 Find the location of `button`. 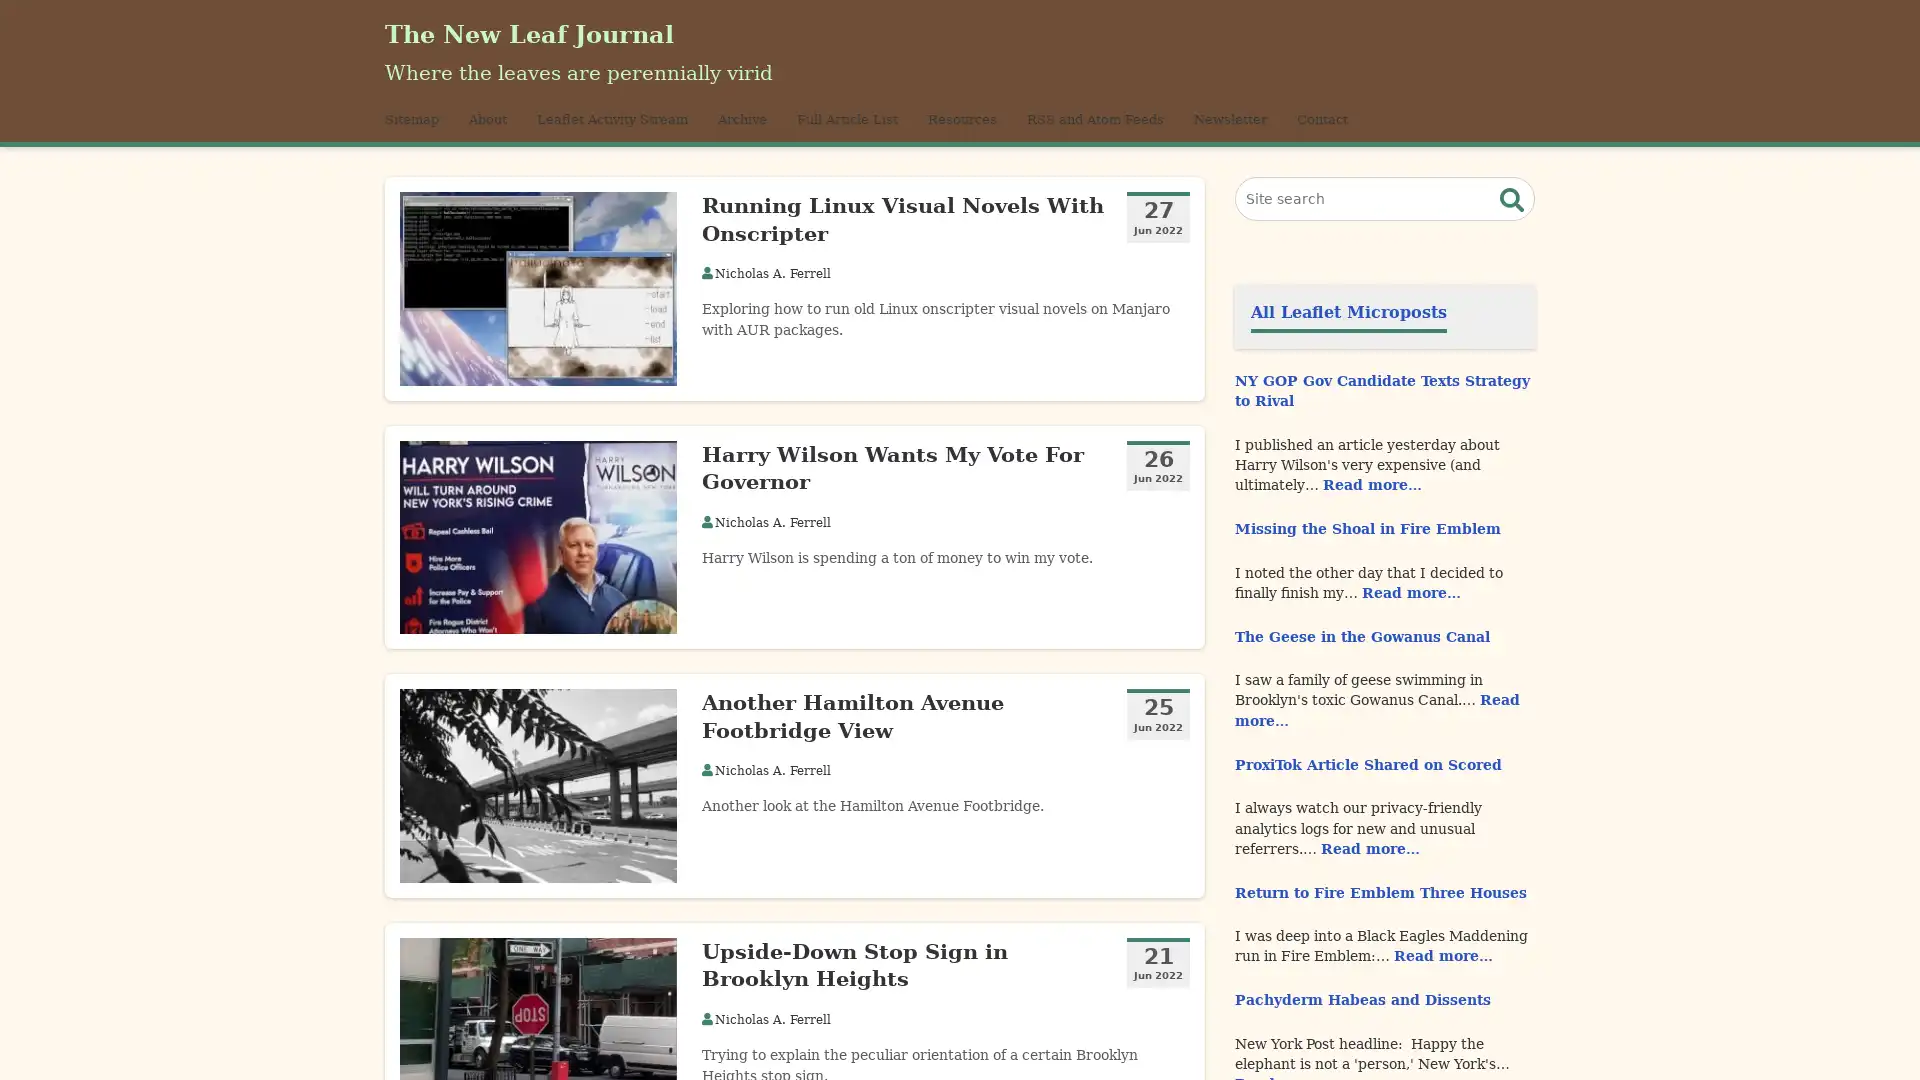

button is located at coordinates (1512, 222).